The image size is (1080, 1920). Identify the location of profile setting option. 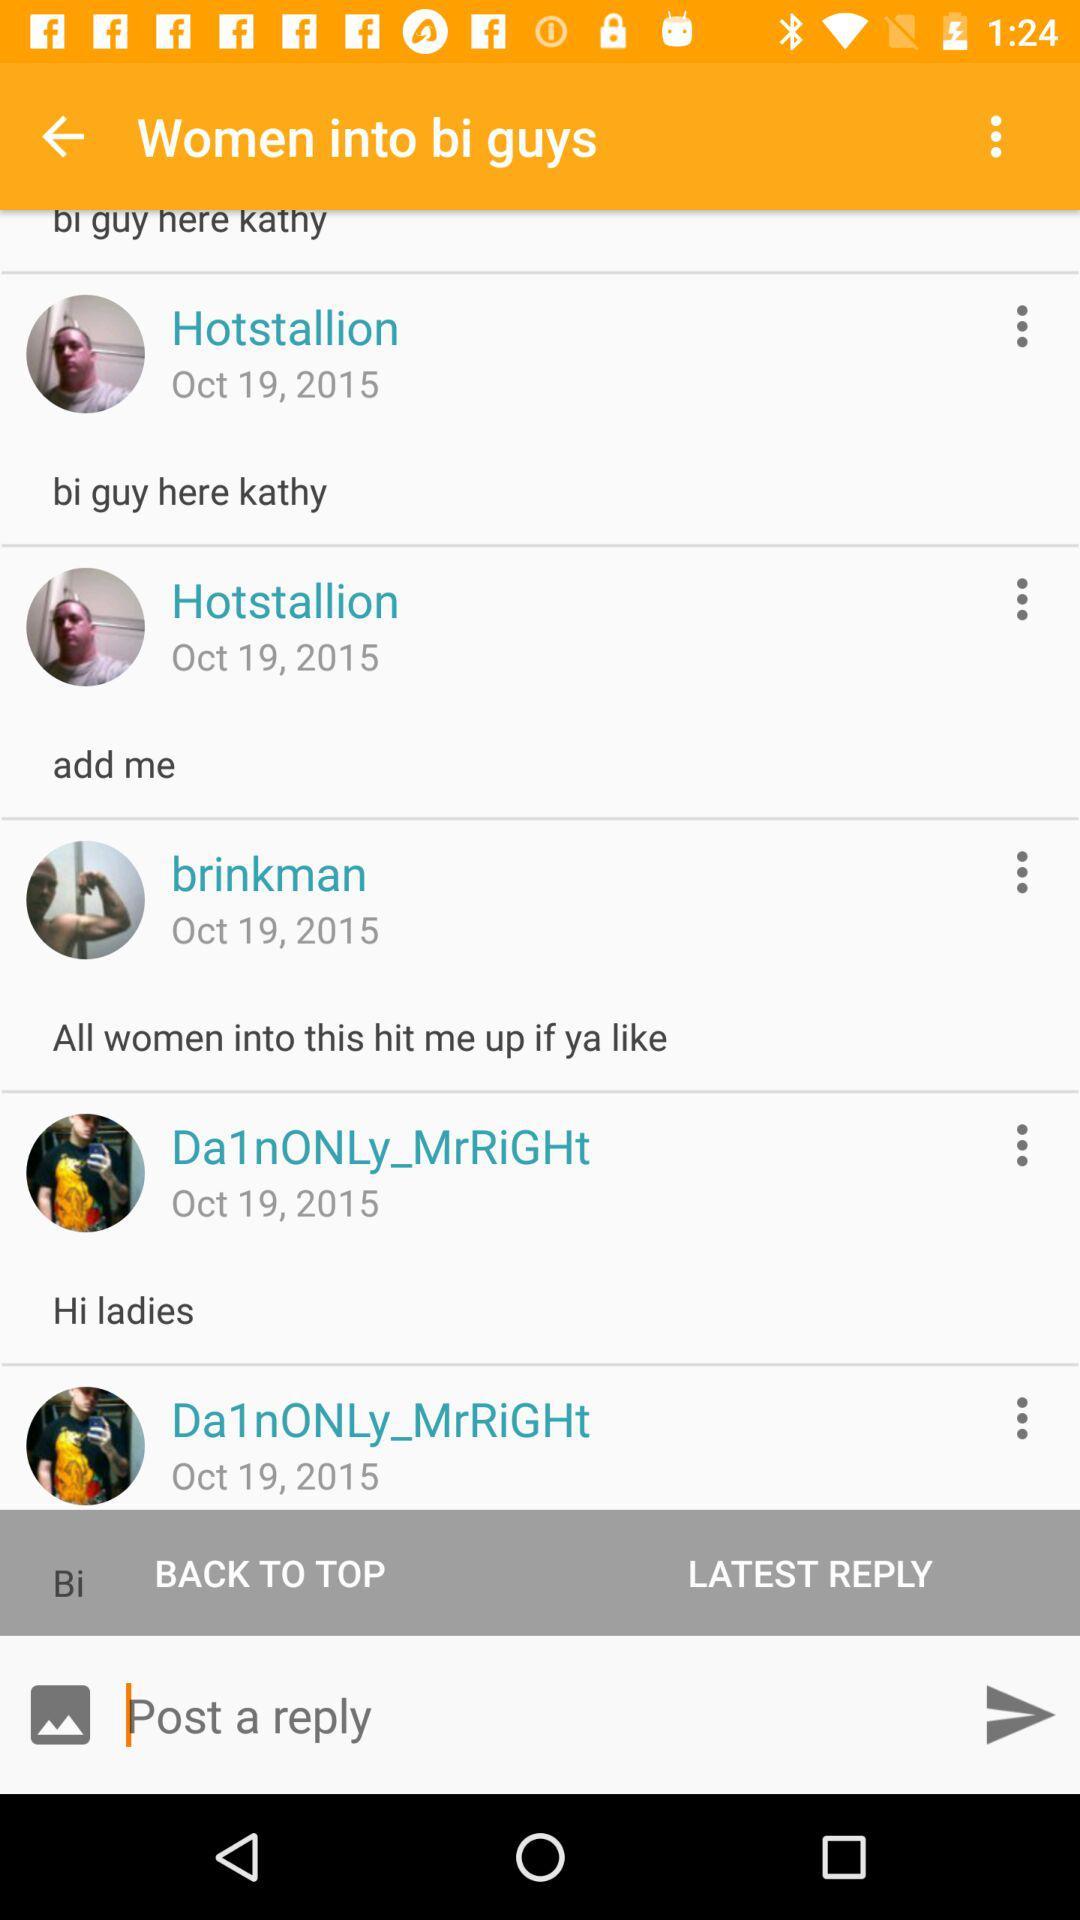
(1022, 326).